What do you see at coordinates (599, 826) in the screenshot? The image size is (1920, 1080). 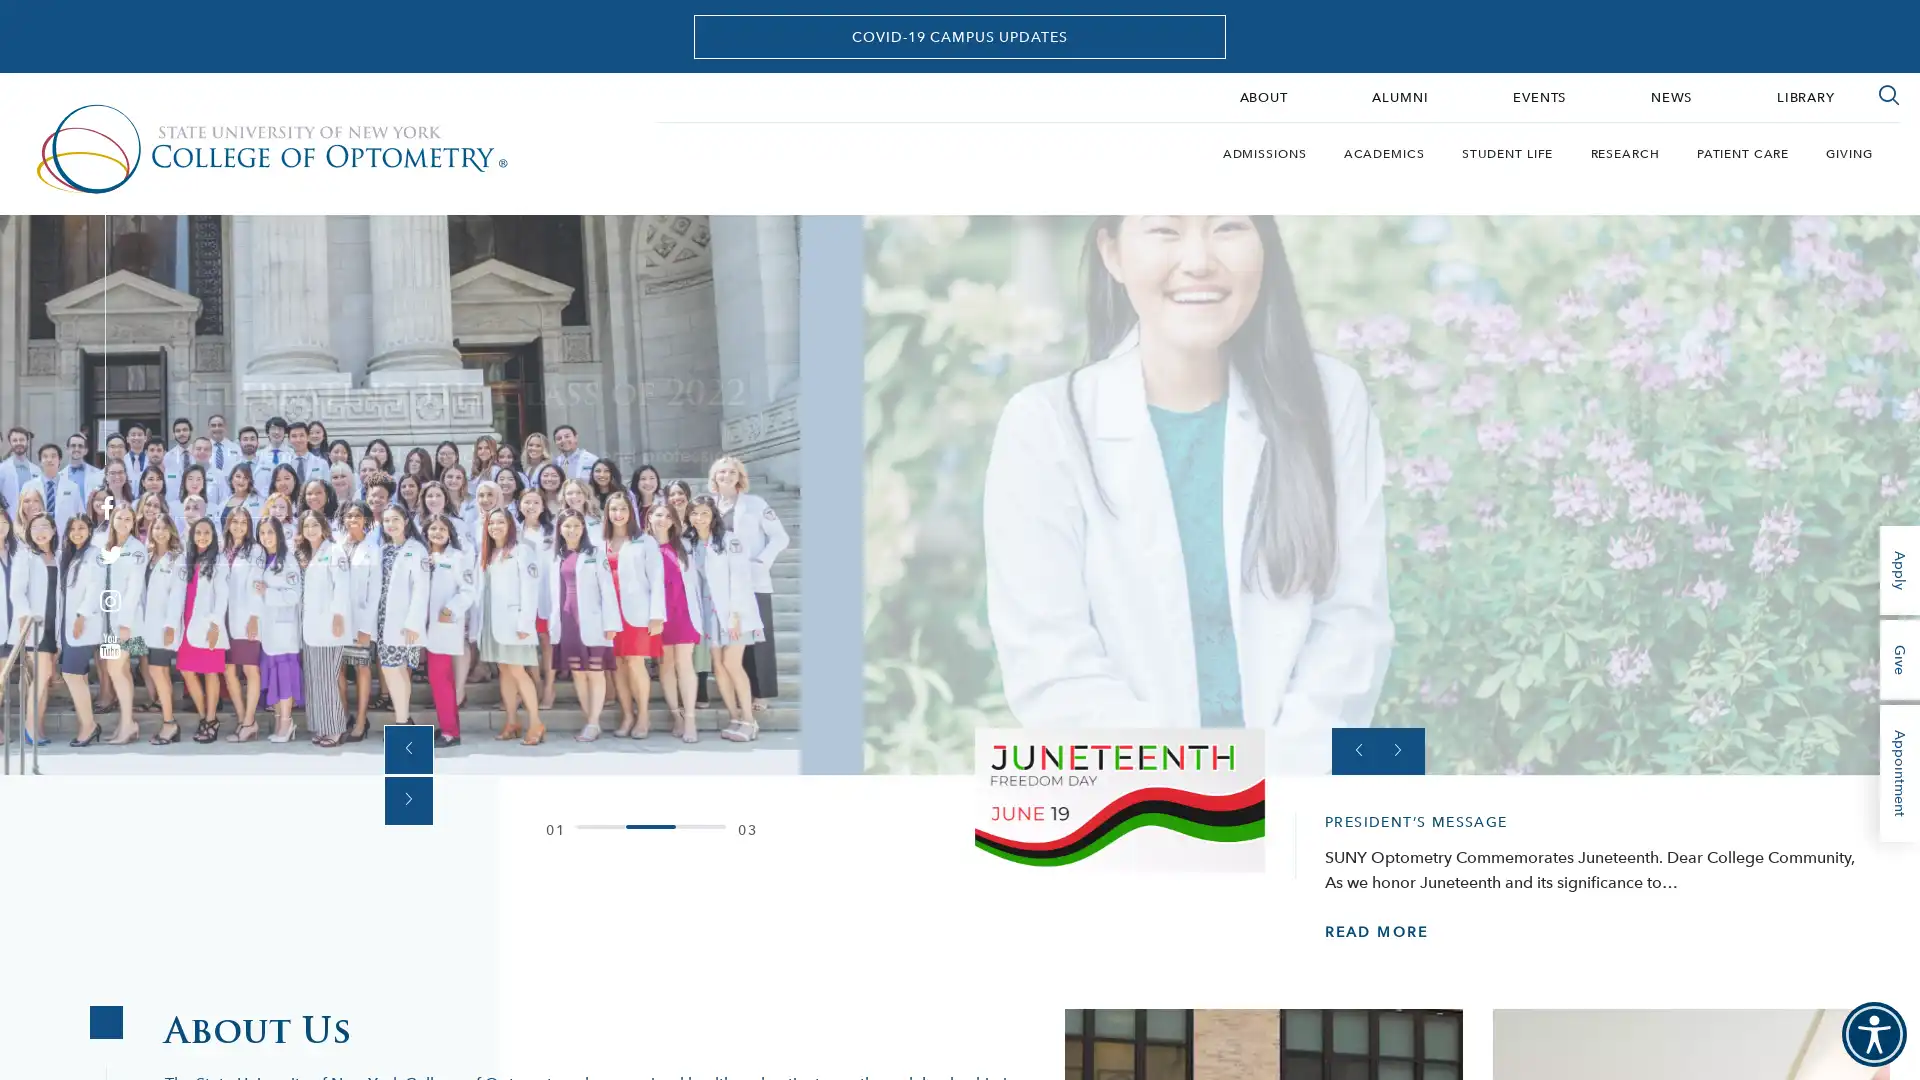 I see `0` at bounding box center [599, 826].